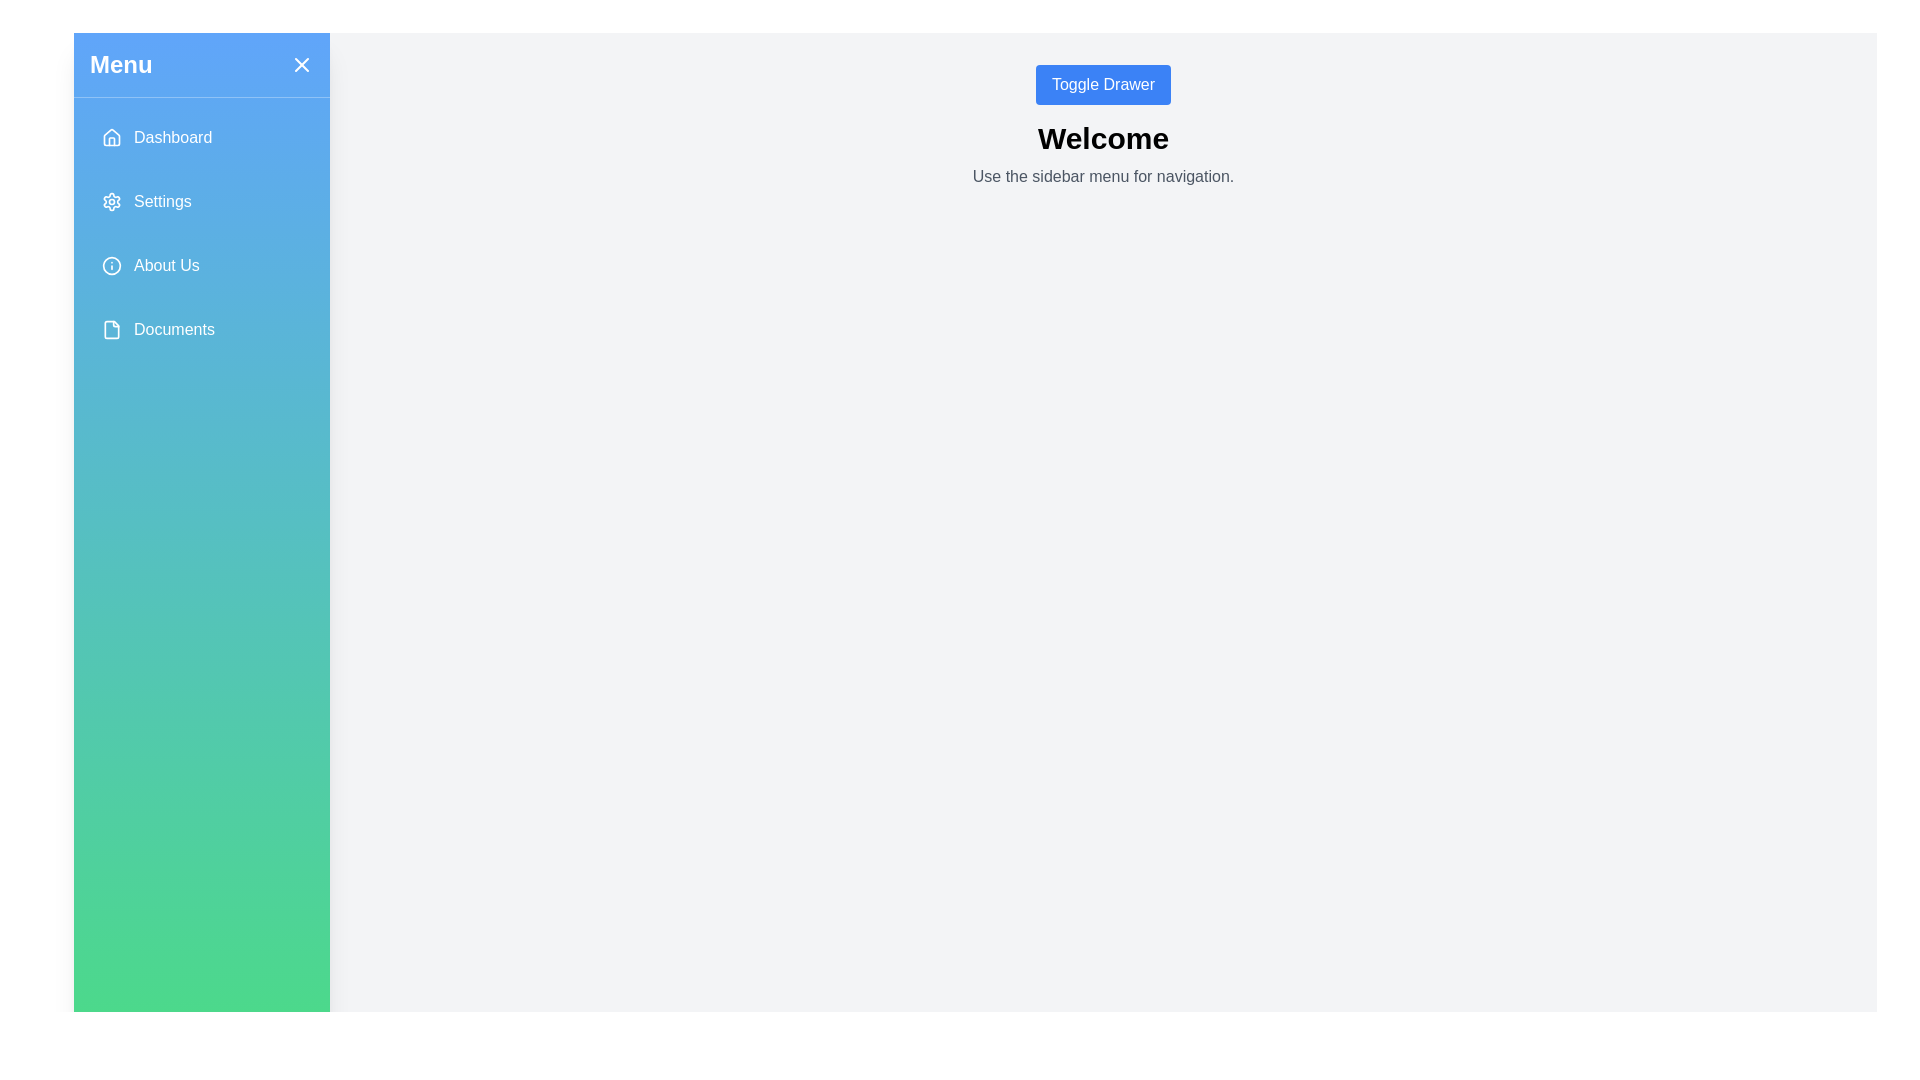  I want to click on the menu item labeled Documents, so click(201, 329).